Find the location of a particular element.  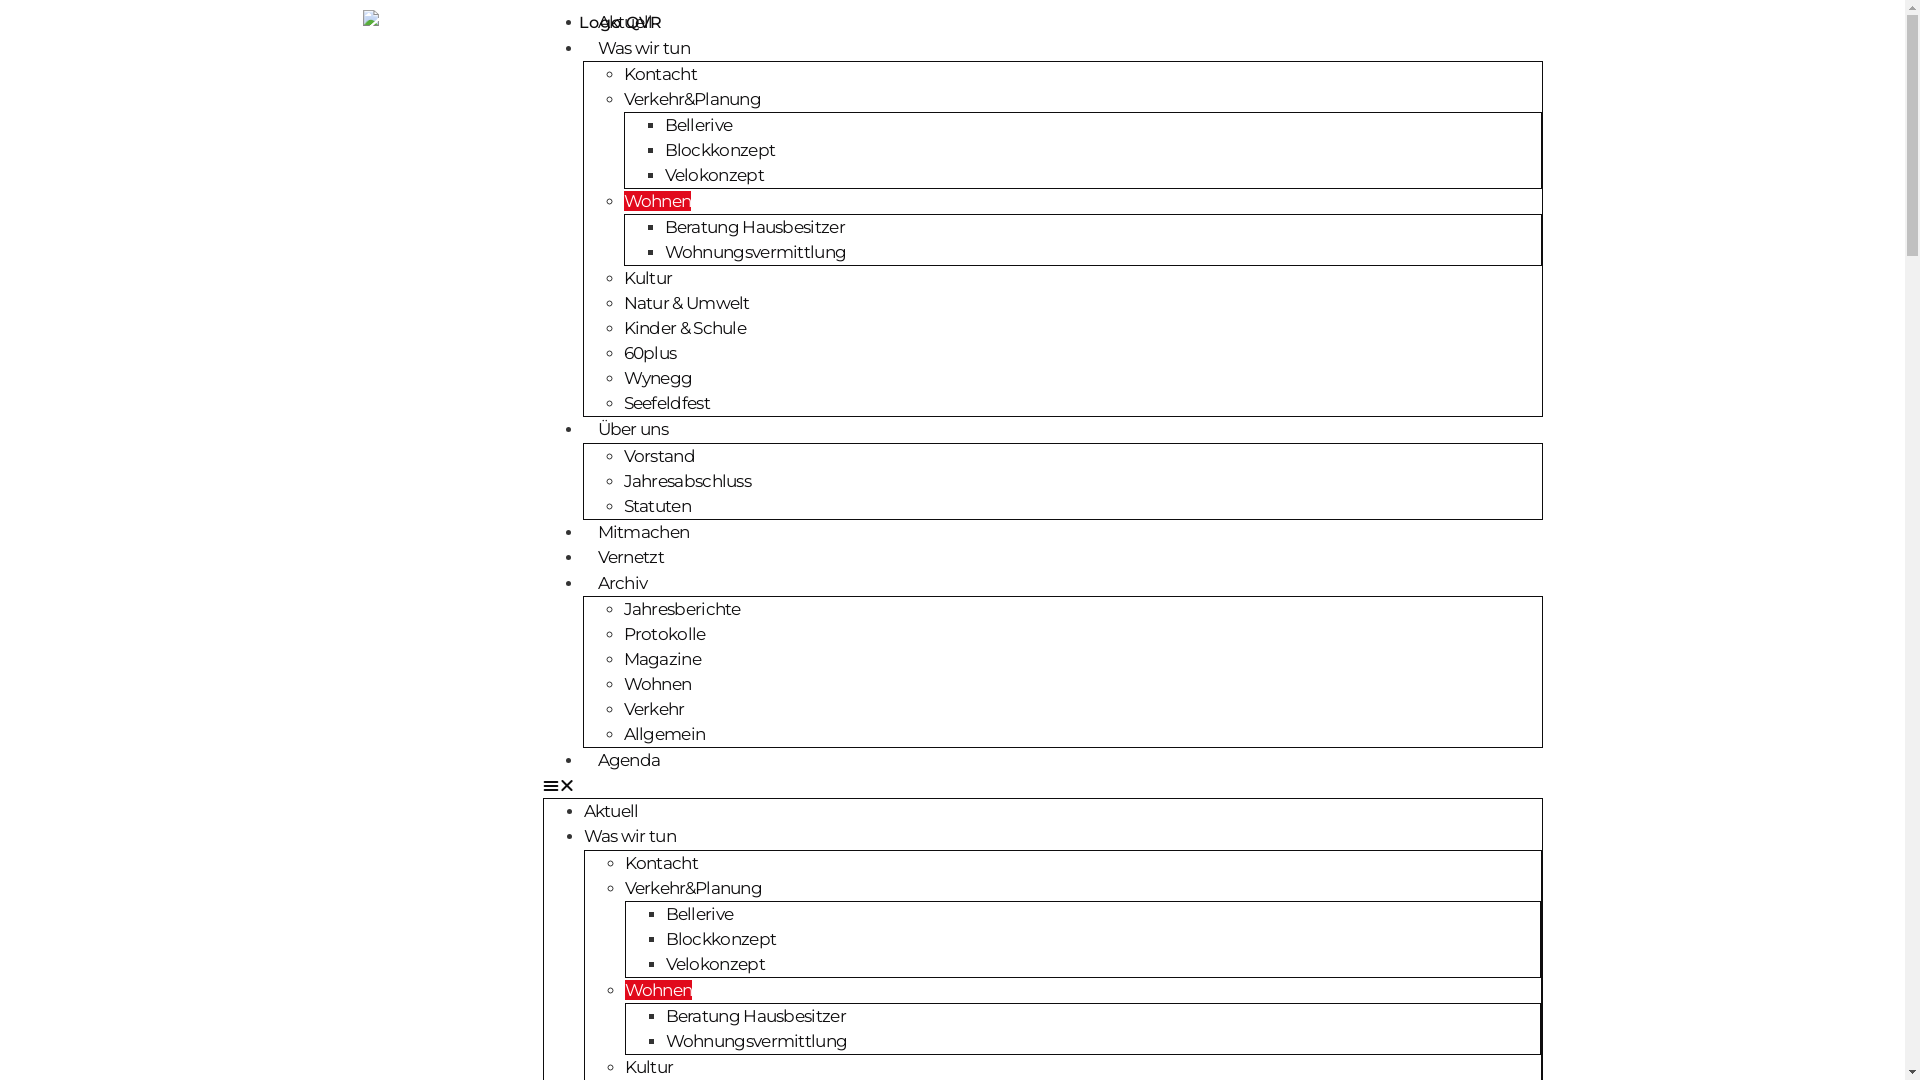

'Allgemein' is located at coordinates (665, 733).